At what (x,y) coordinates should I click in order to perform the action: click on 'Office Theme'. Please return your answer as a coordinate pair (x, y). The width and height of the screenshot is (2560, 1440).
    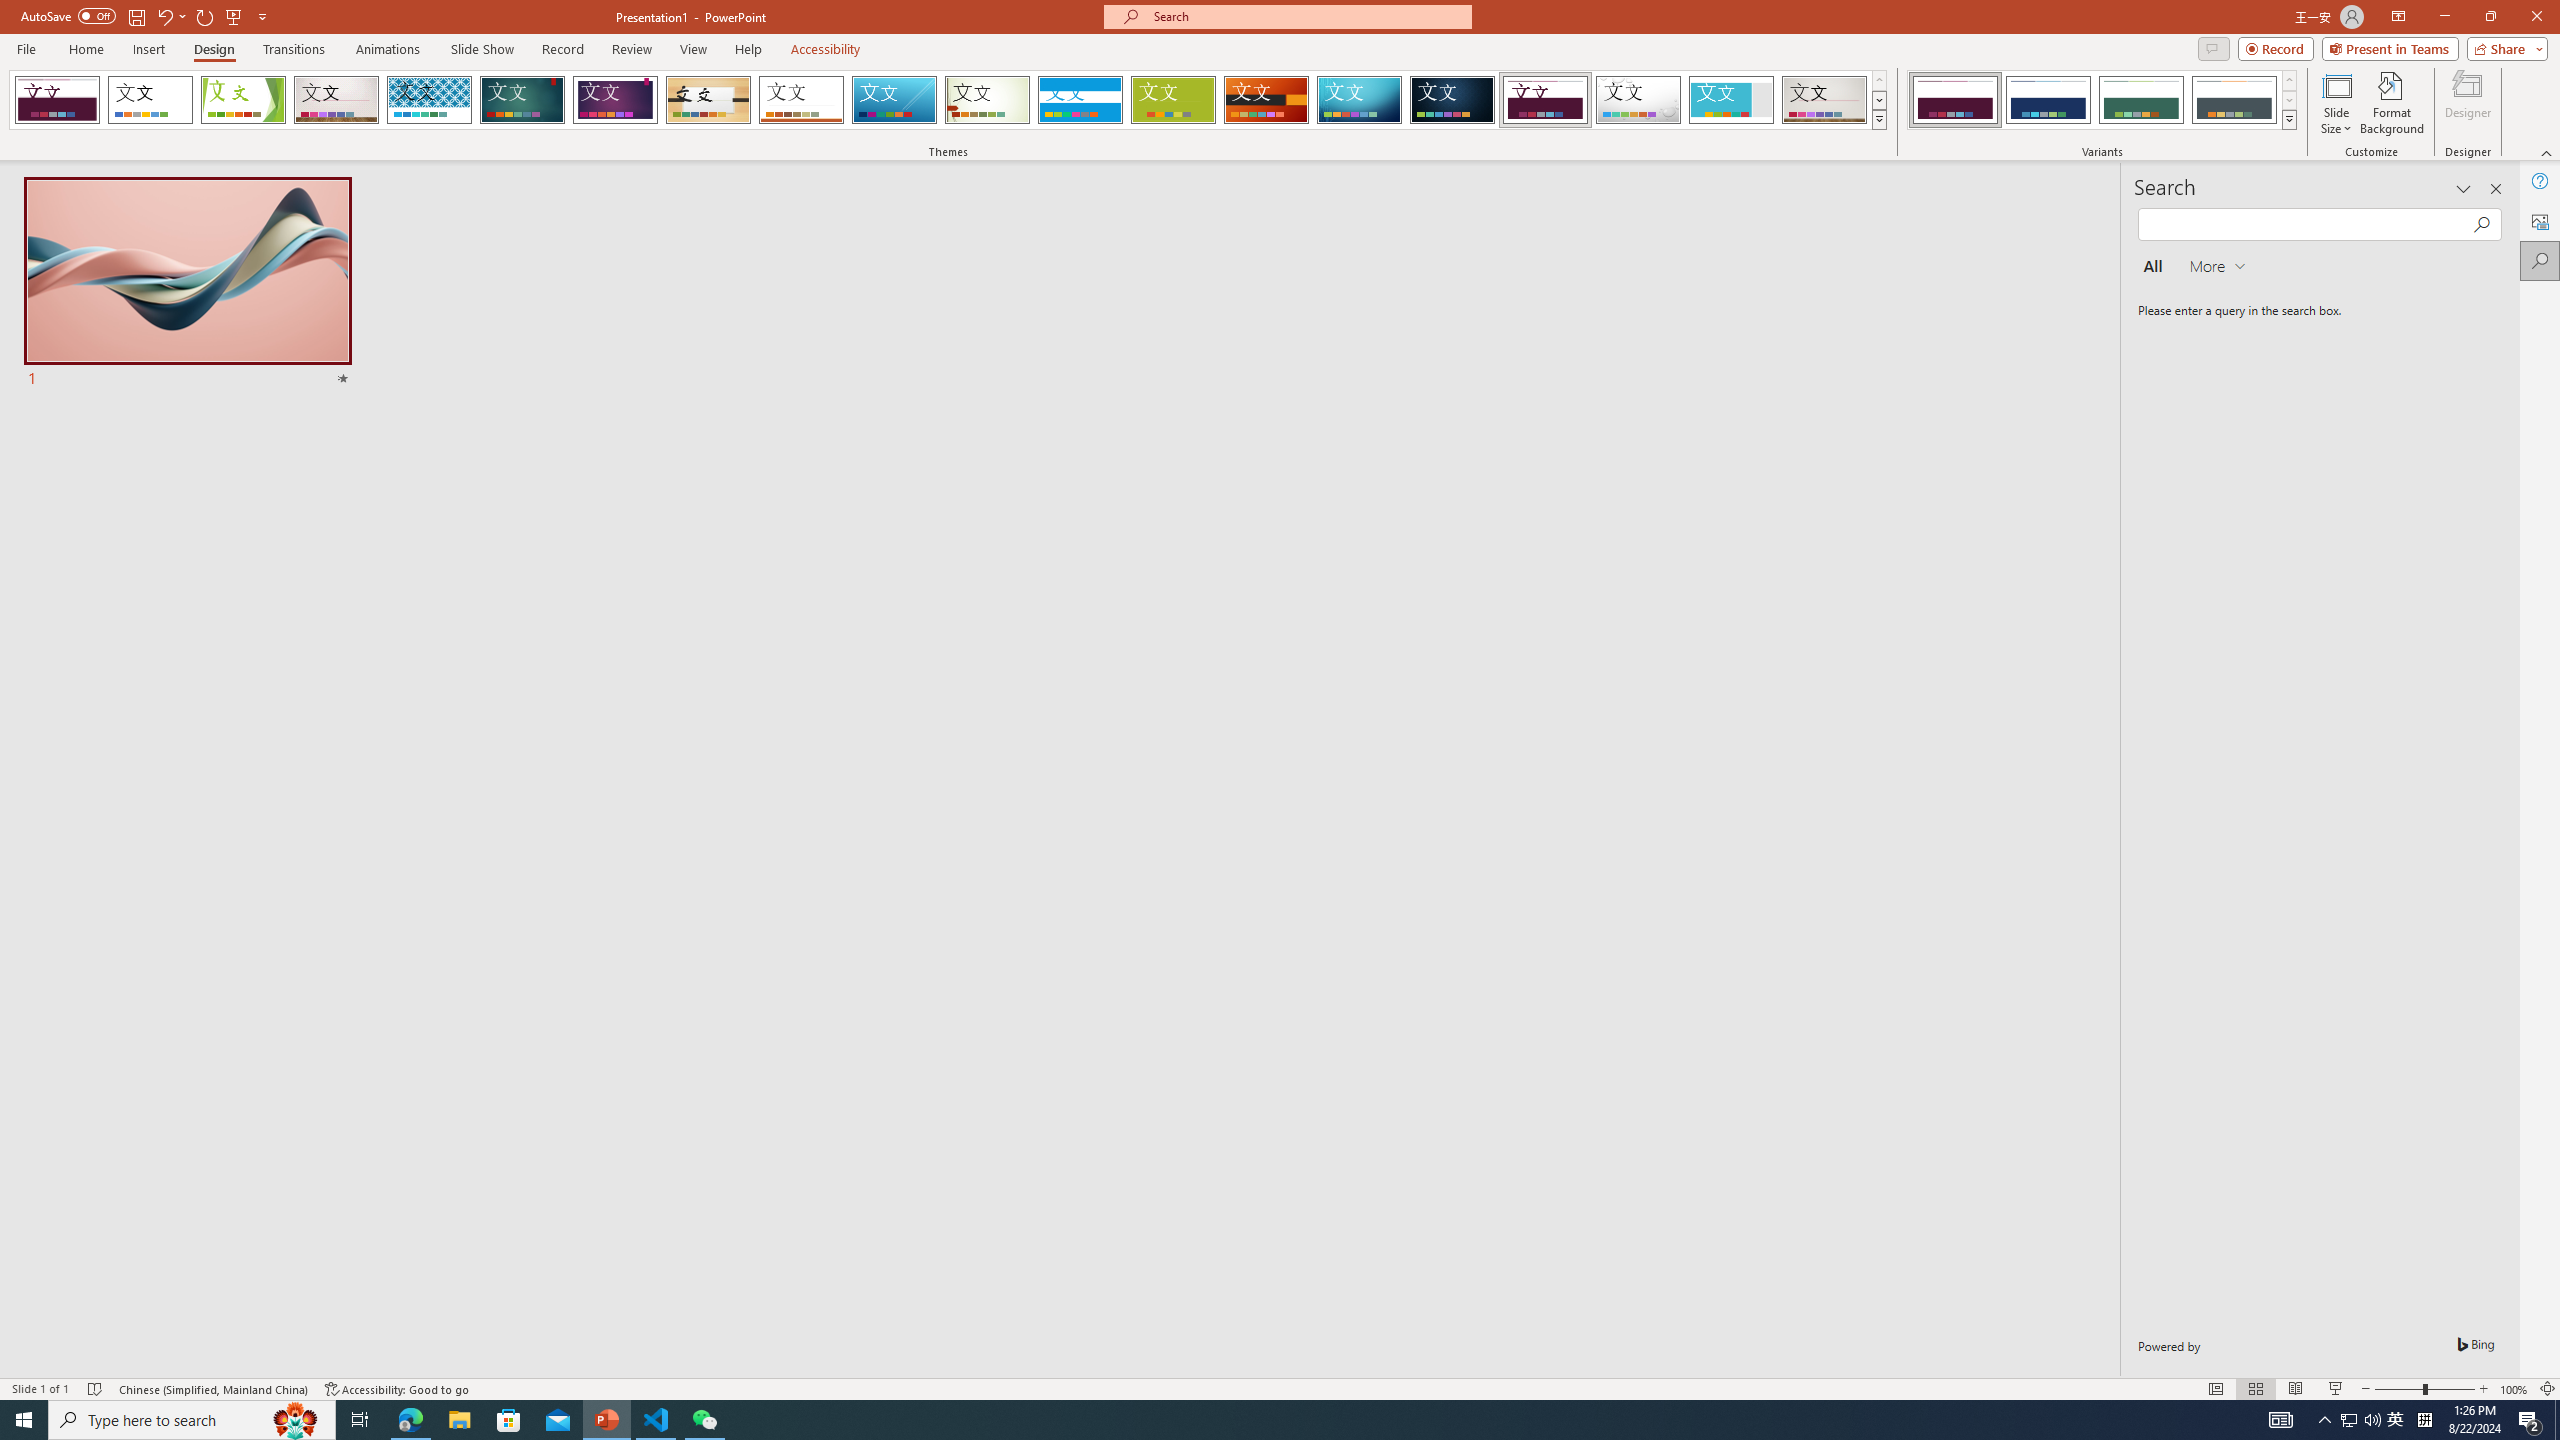
    Looking at the image, I should click on (150, 99).